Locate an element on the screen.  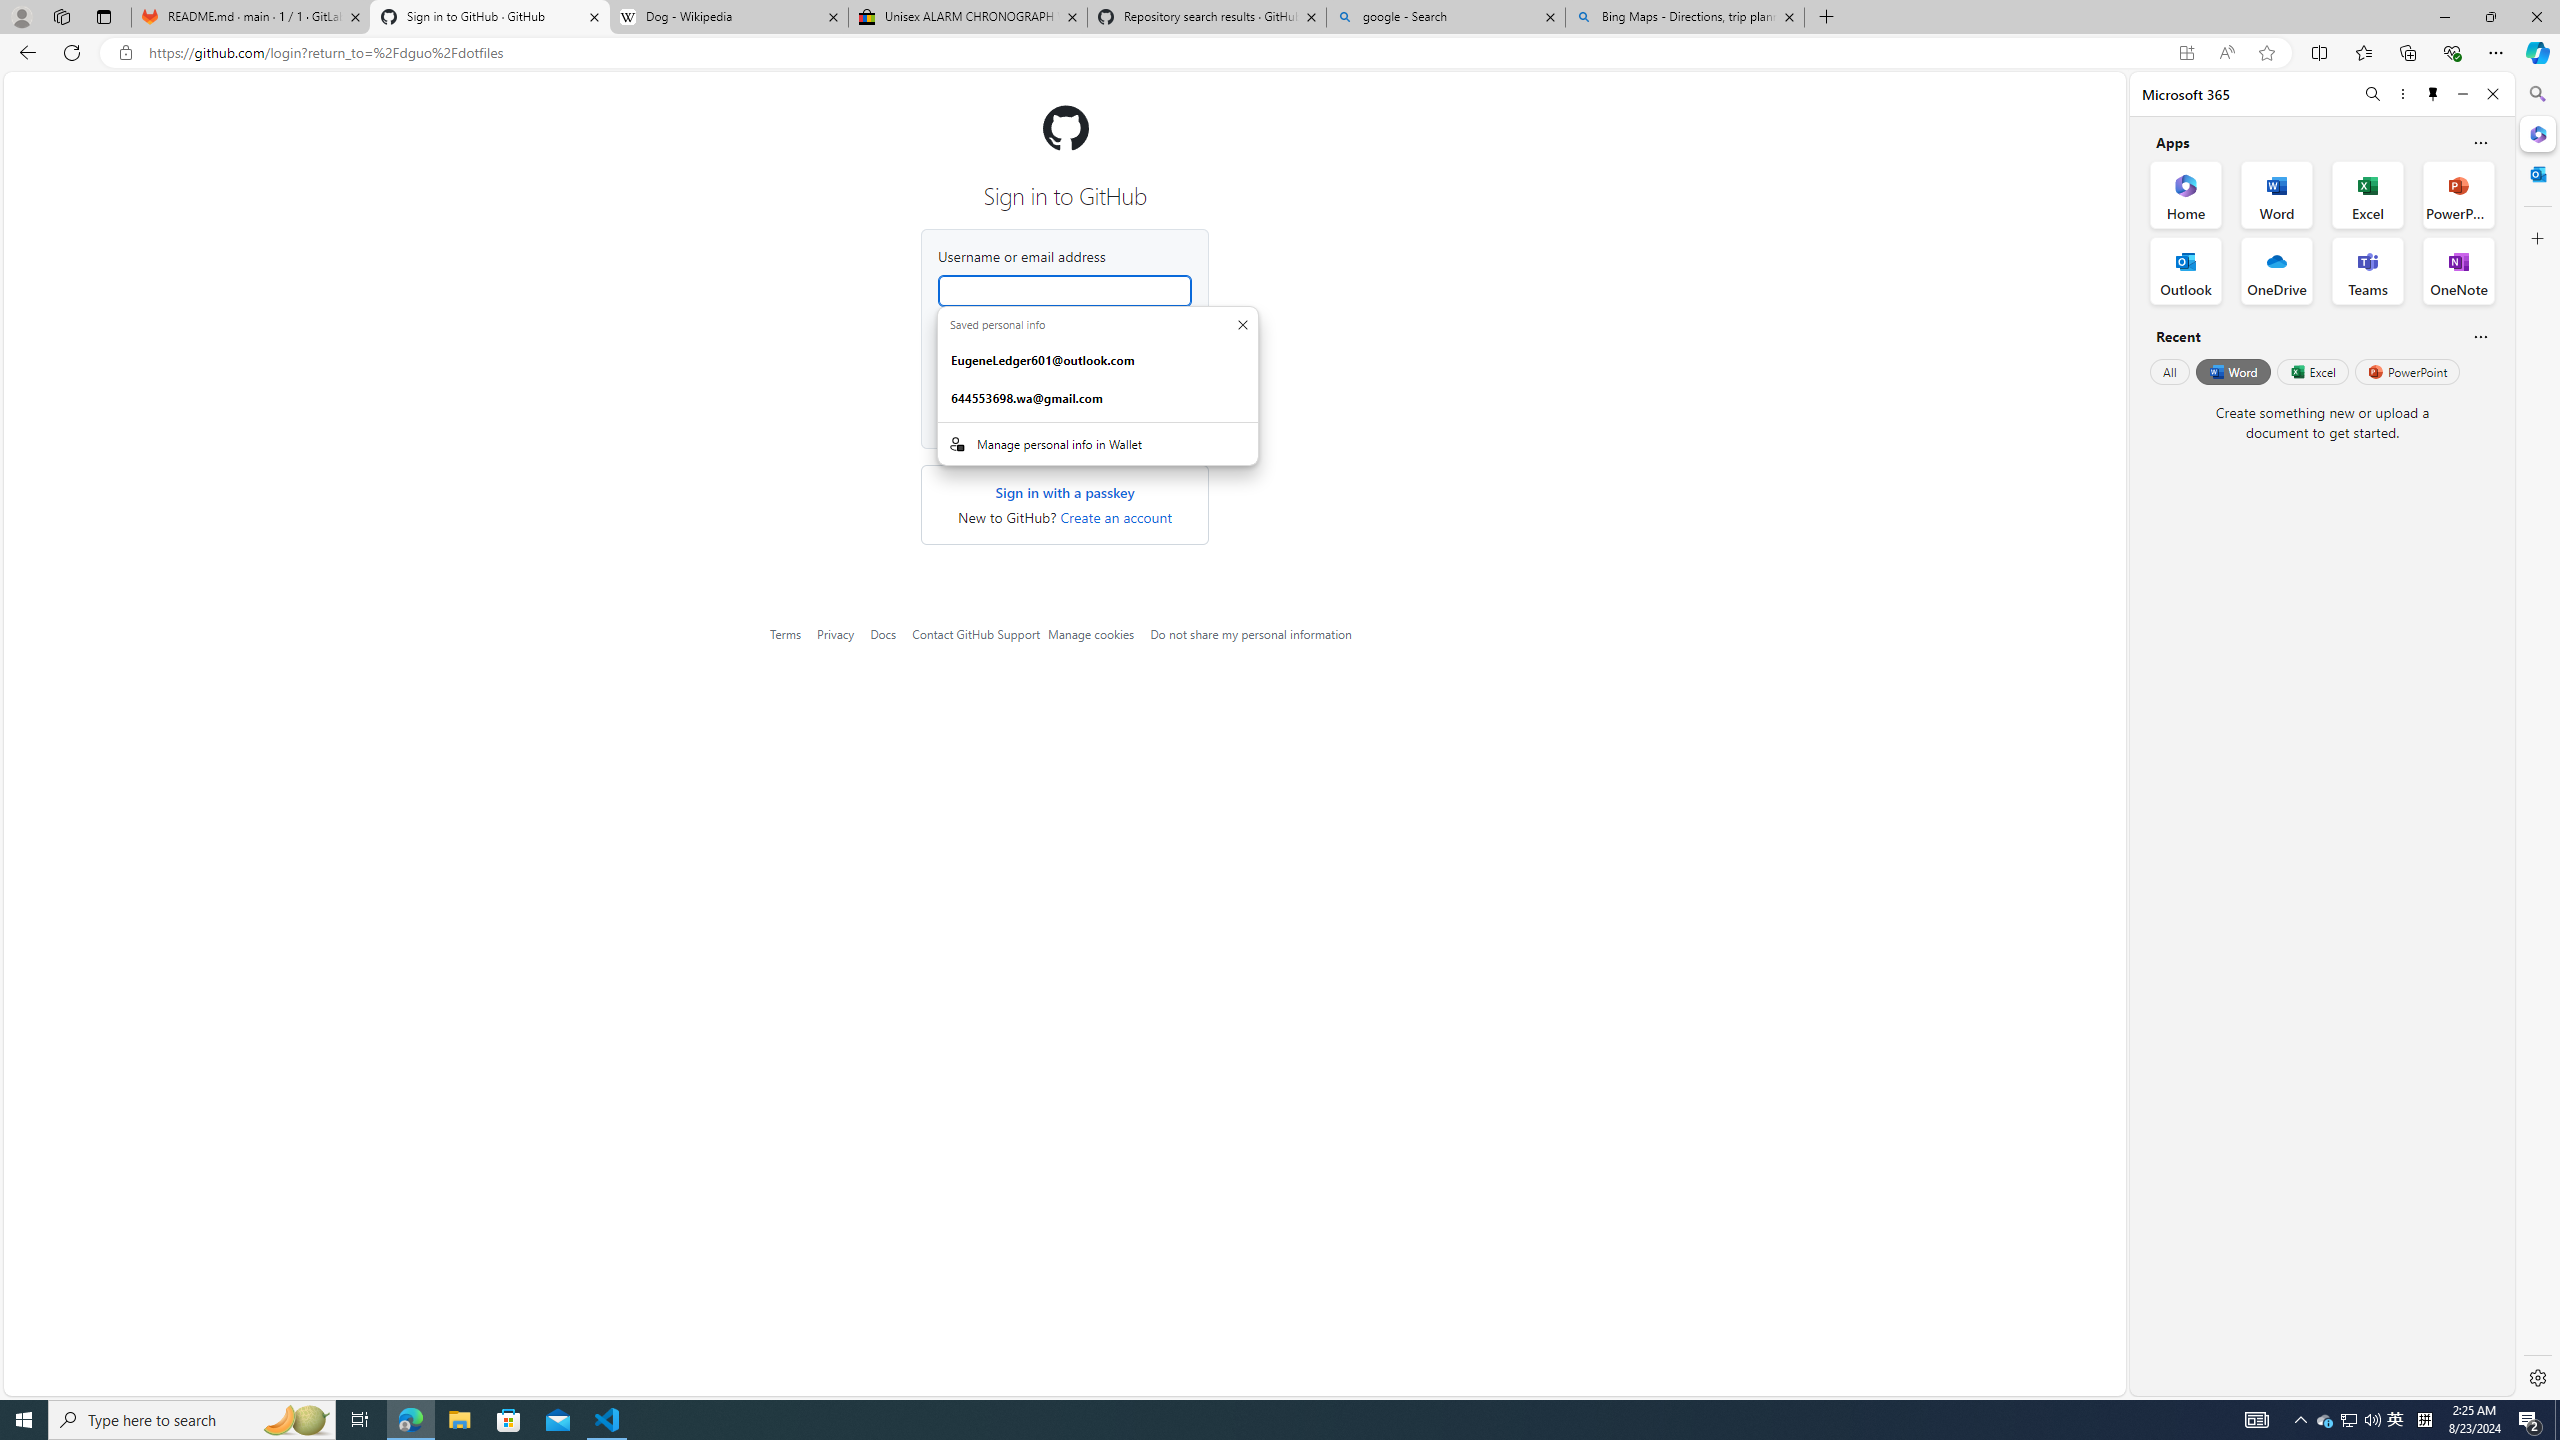
'644553698.wa@gmail.com. :Basic info suggestion.' is located at coordinates (1097, 398).